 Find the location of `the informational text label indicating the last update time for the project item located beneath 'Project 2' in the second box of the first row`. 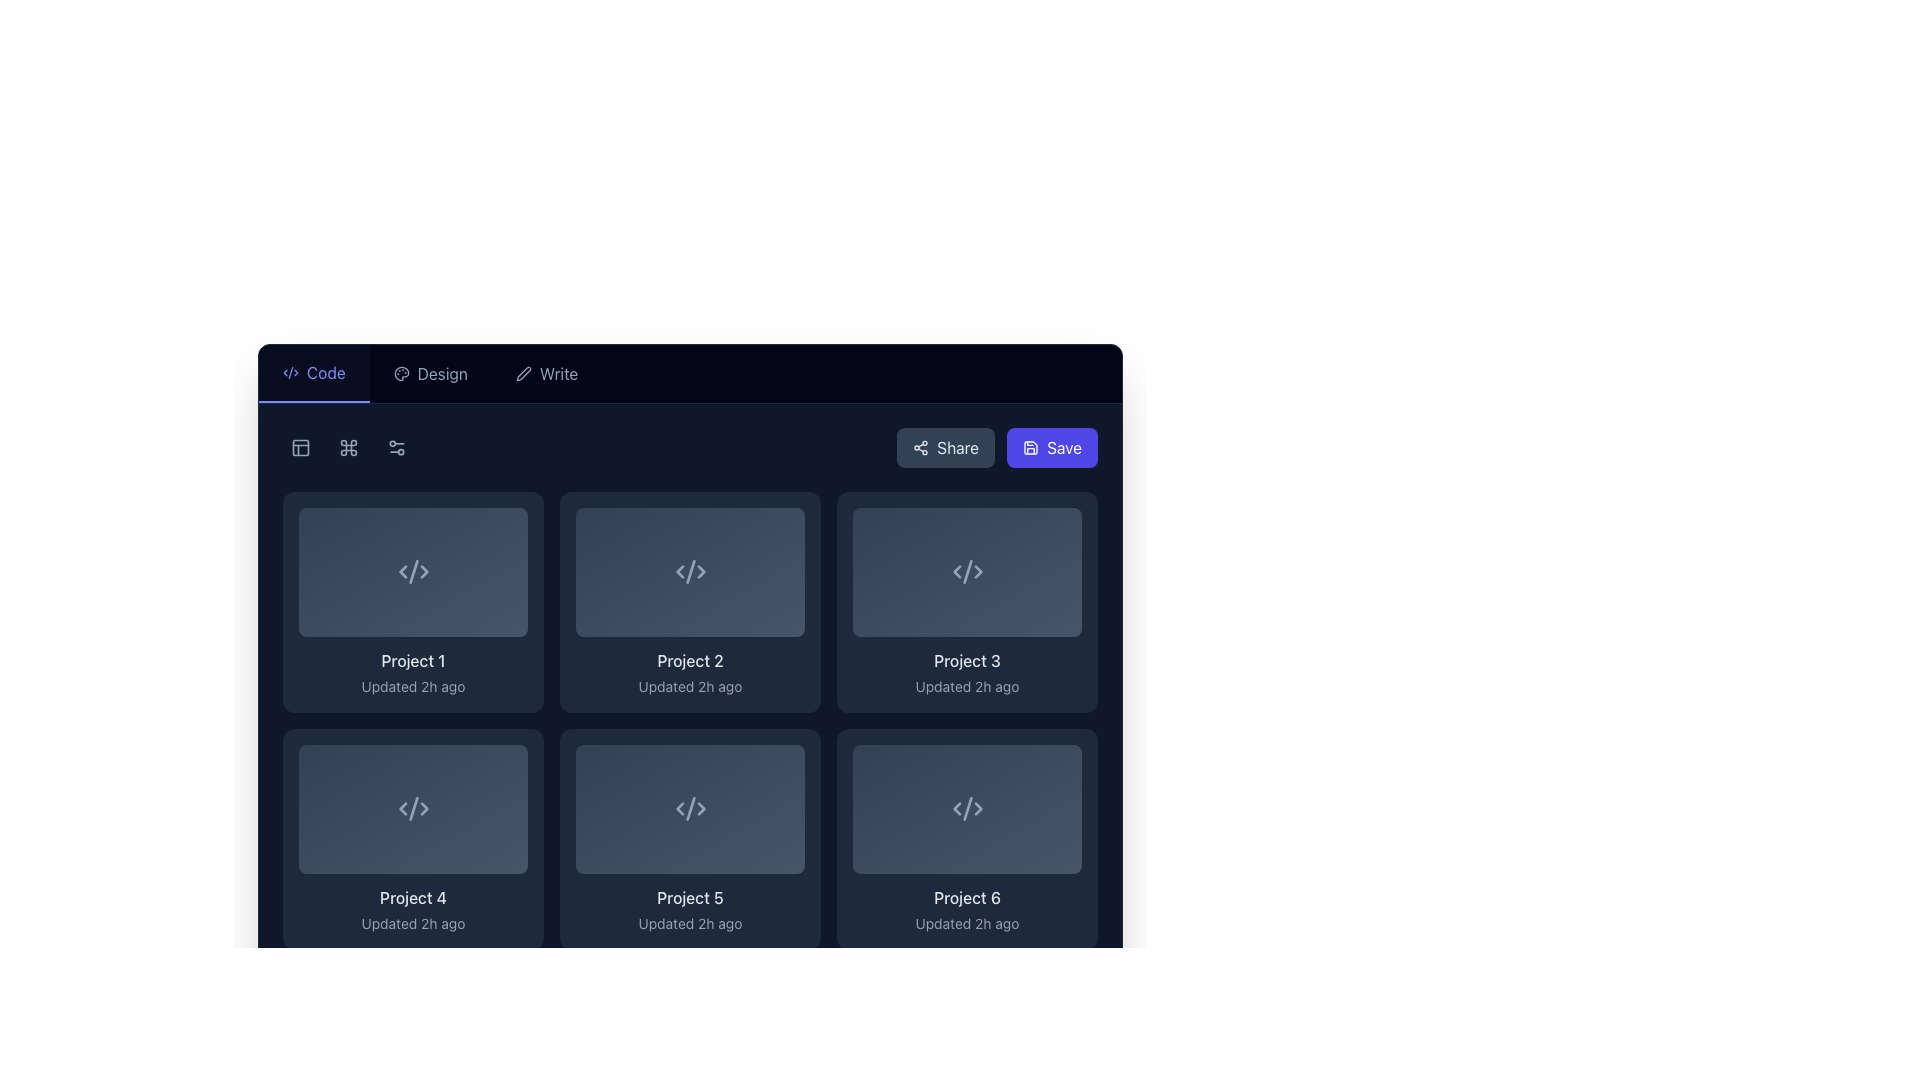

the informational text label indicating the last update time for the project item located beneath 'Project 2' in the second box of the first row is located at coordinates (690, 685).